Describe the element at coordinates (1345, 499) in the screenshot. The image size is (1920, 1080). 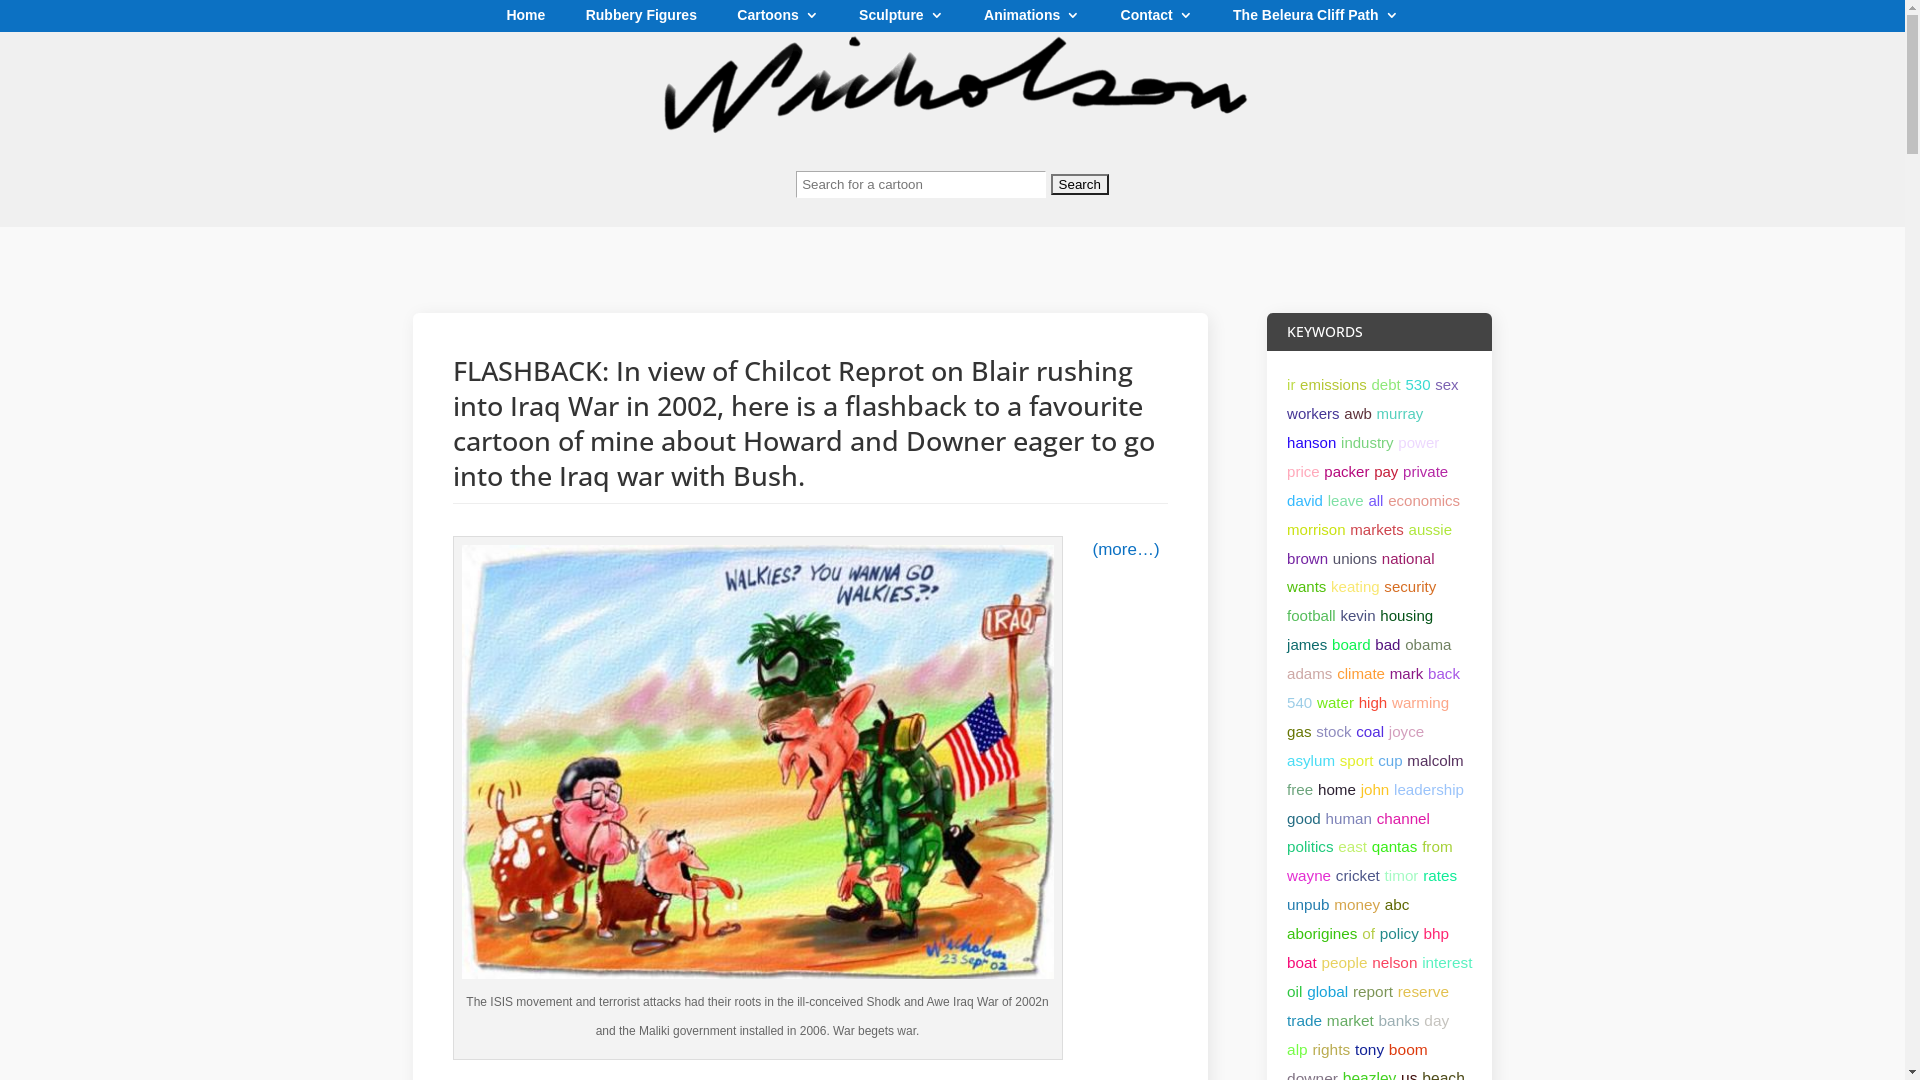
I see `'leave'` at that location.